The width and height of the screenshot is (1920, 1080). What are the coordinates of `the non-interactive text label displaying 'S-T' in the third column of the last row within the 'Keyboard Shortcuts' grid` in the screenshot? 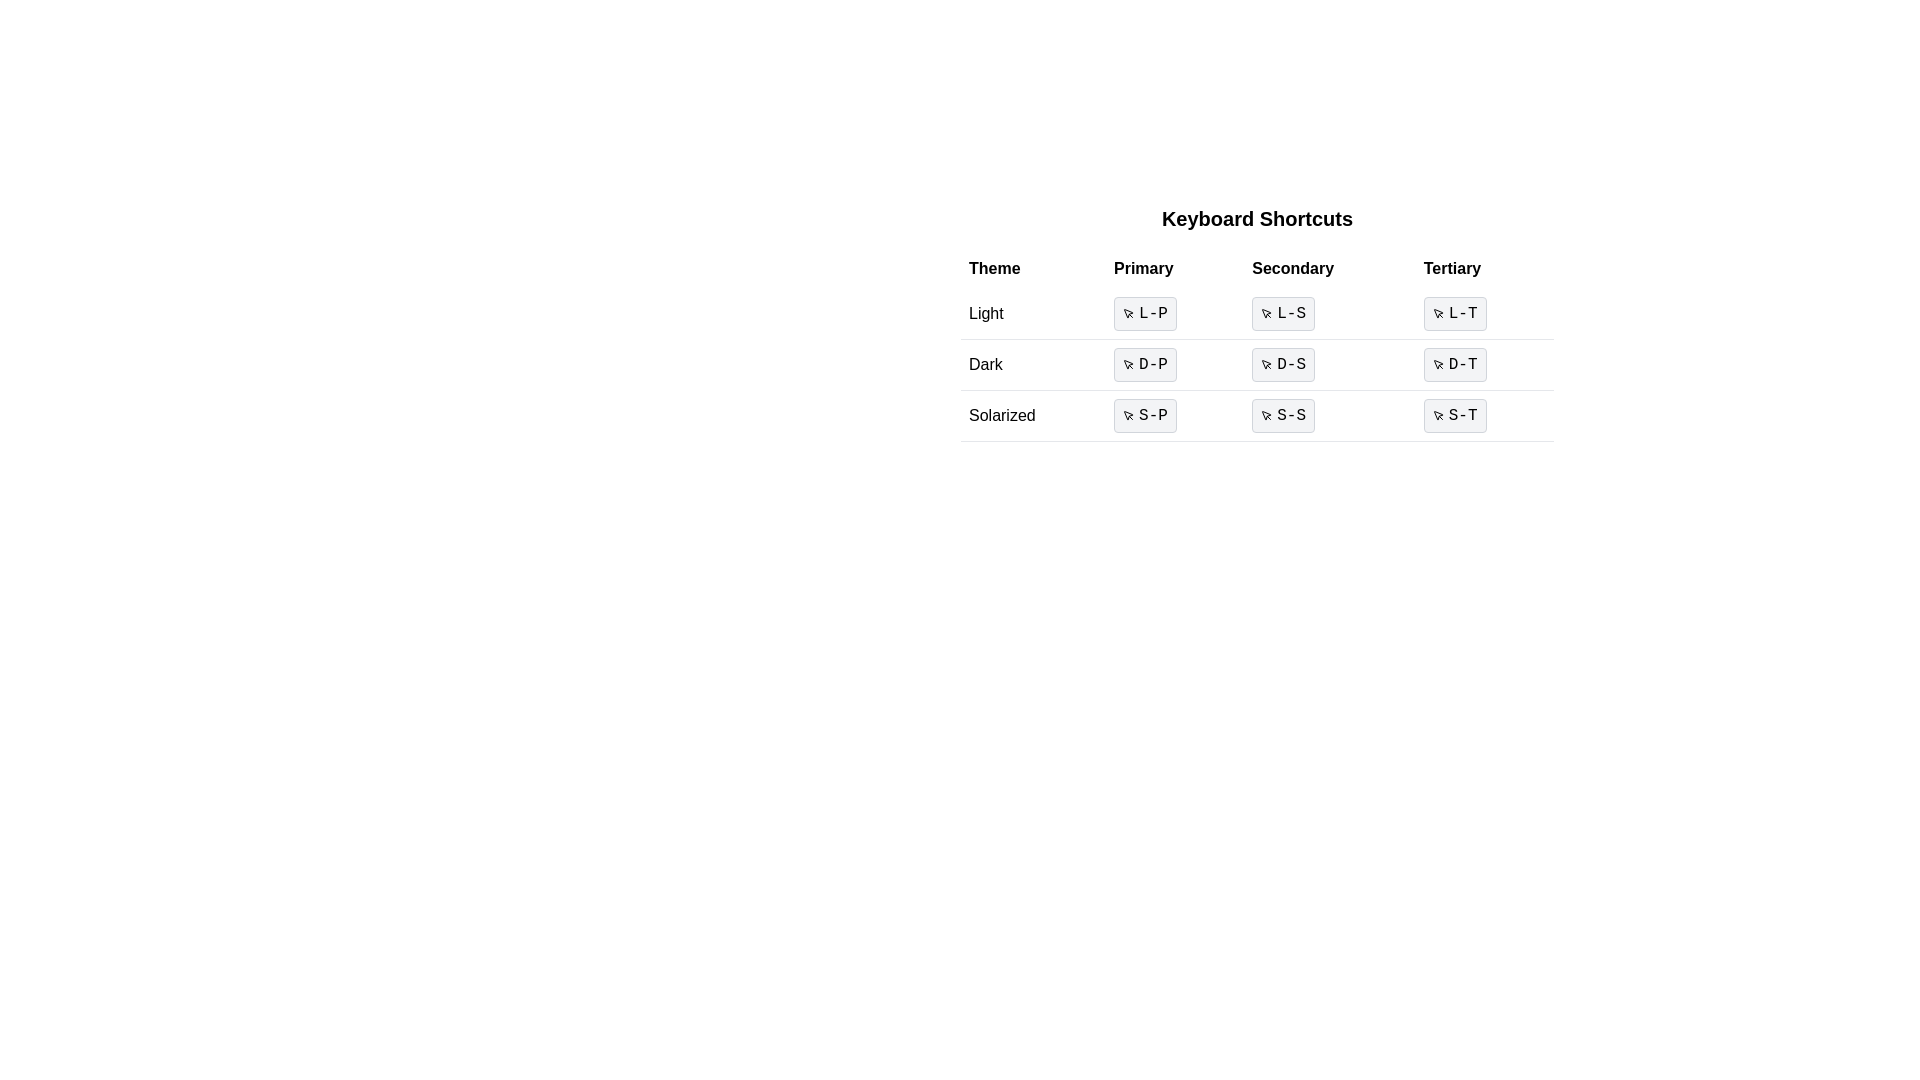 It's located at (1463, 415).